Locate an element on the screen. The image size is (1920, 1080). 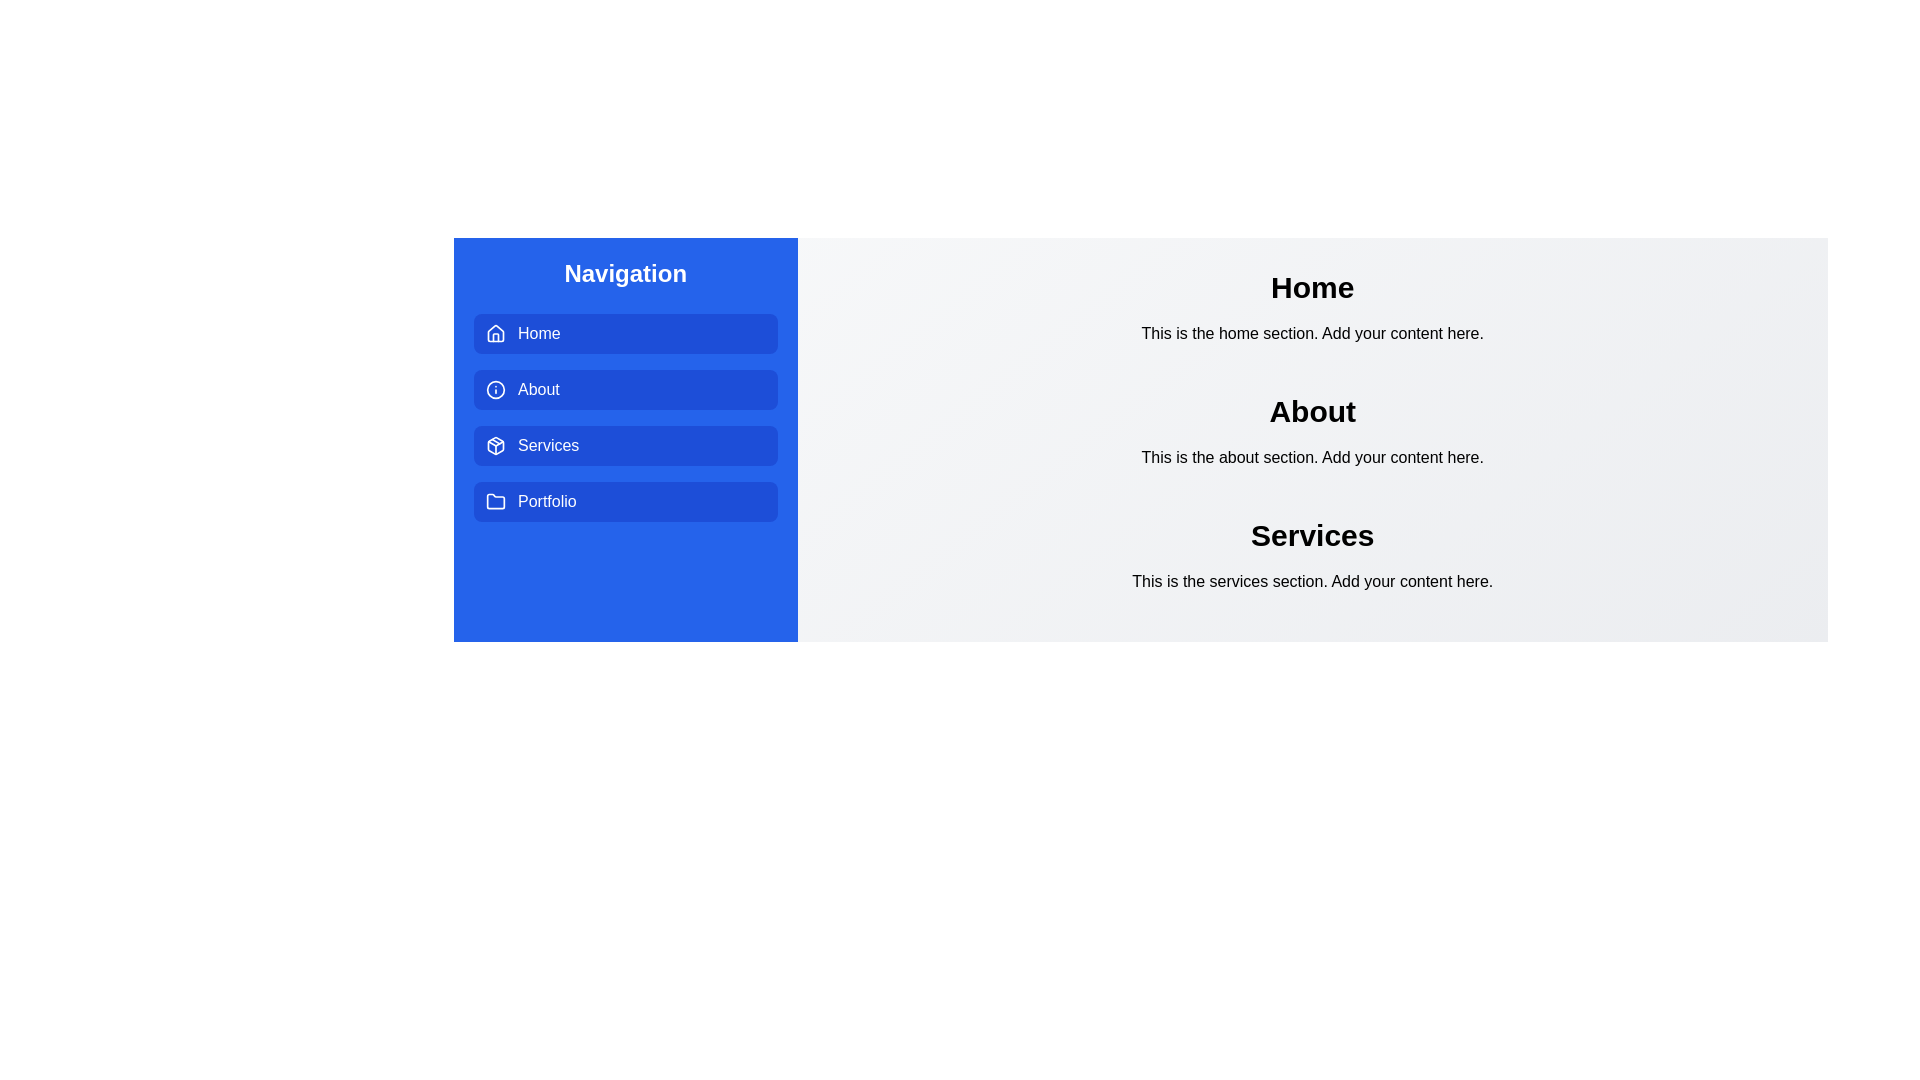
the 'Portfolio' button, which is the fourth item in the vertical navigation menu located in the left section of the interface, directly beneath the 'Services' button is located at coordinates (624, 500).